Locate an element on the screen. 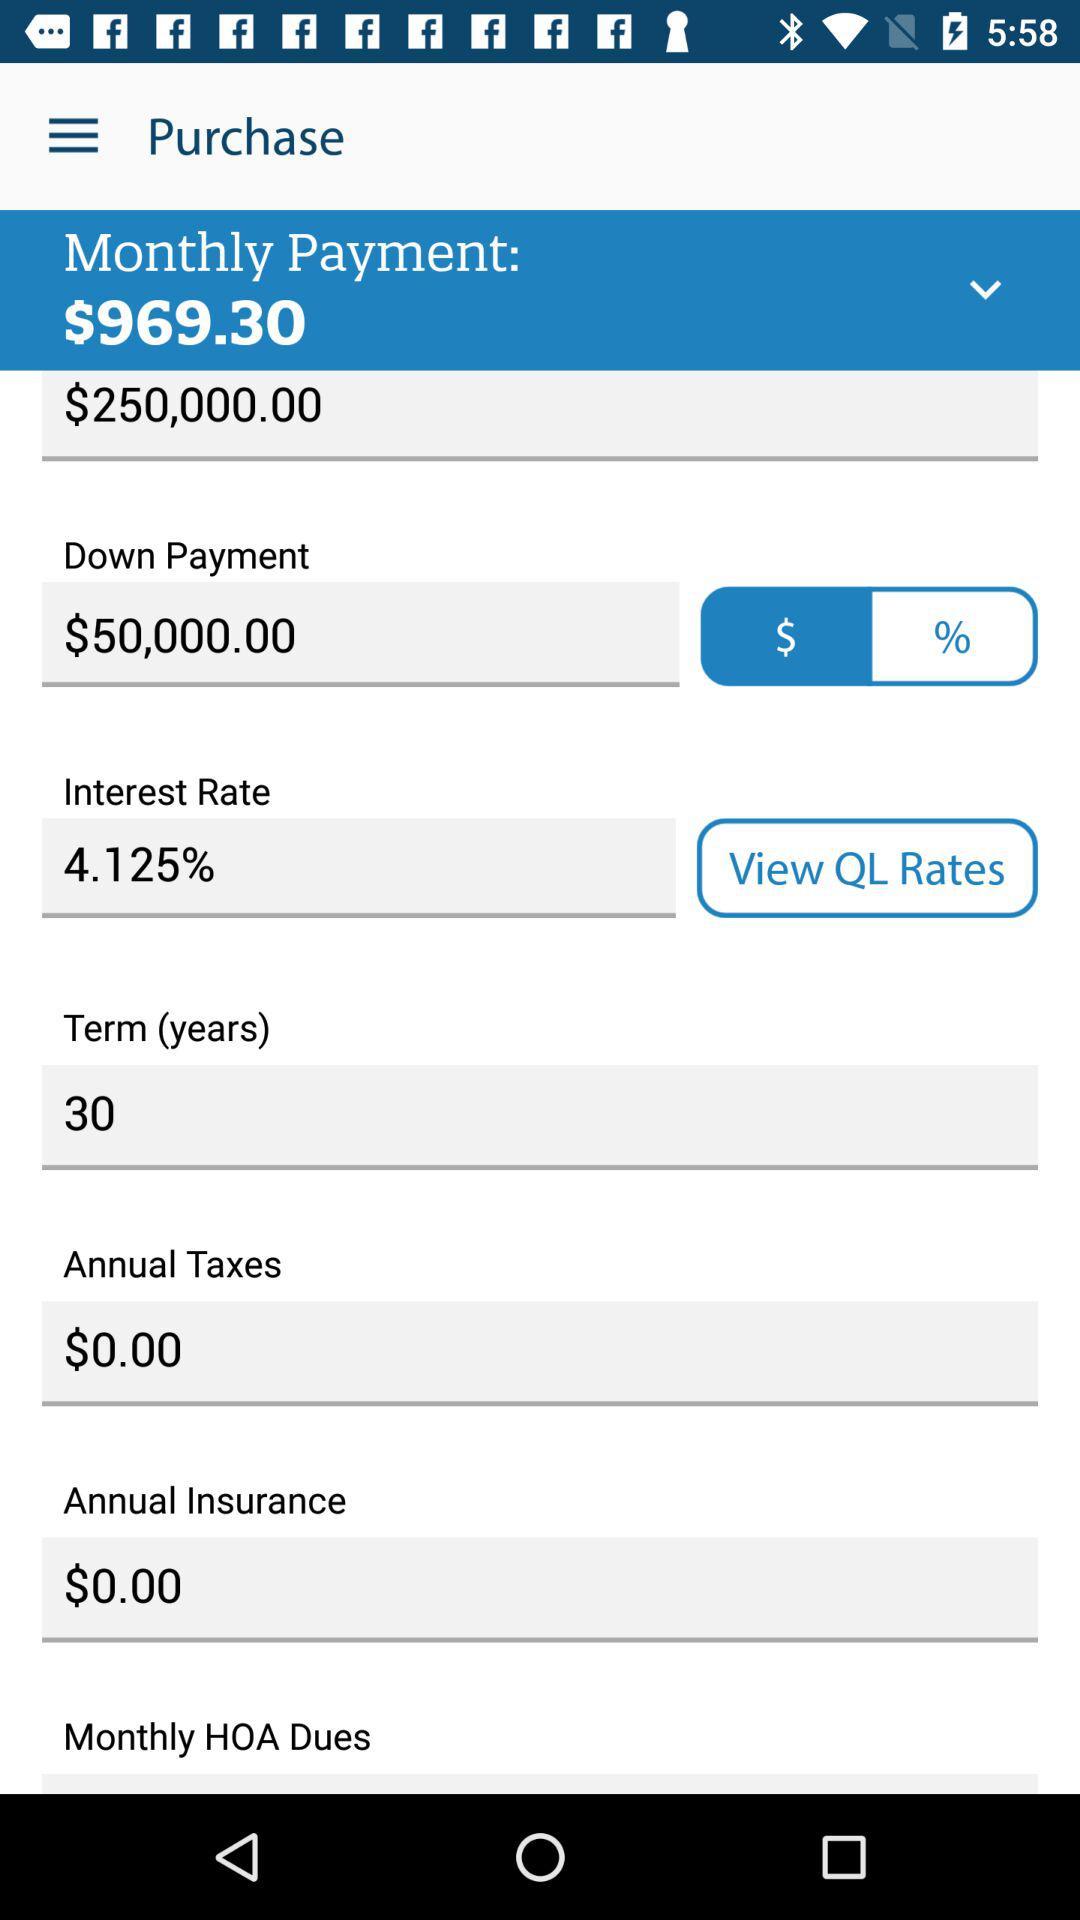  the icon below the down payment is located at coordinates (785, 635).